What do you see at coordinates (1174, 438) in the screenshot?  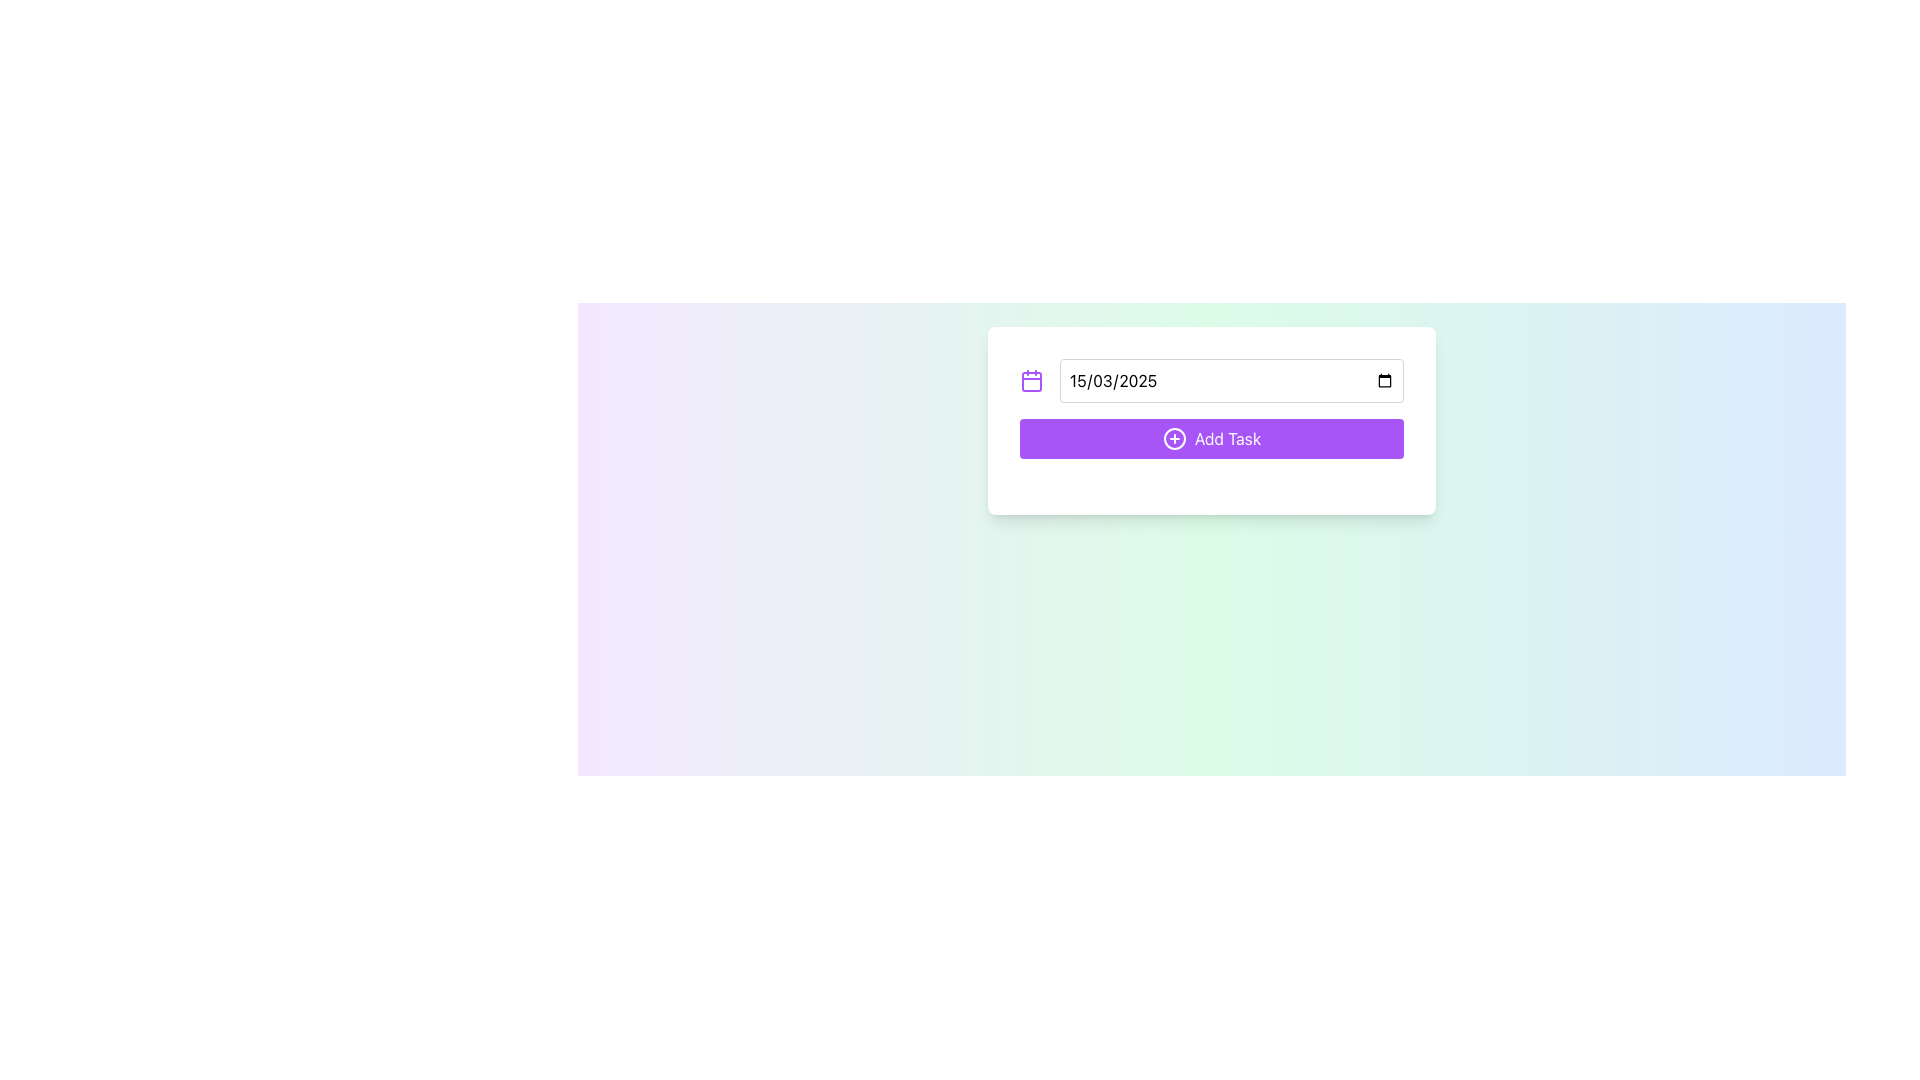 I see `the central circular stroke of the 'Add Task' button icon, which is part of a graphical representation including a cross within a circle` at bounding box center [1174, 438].